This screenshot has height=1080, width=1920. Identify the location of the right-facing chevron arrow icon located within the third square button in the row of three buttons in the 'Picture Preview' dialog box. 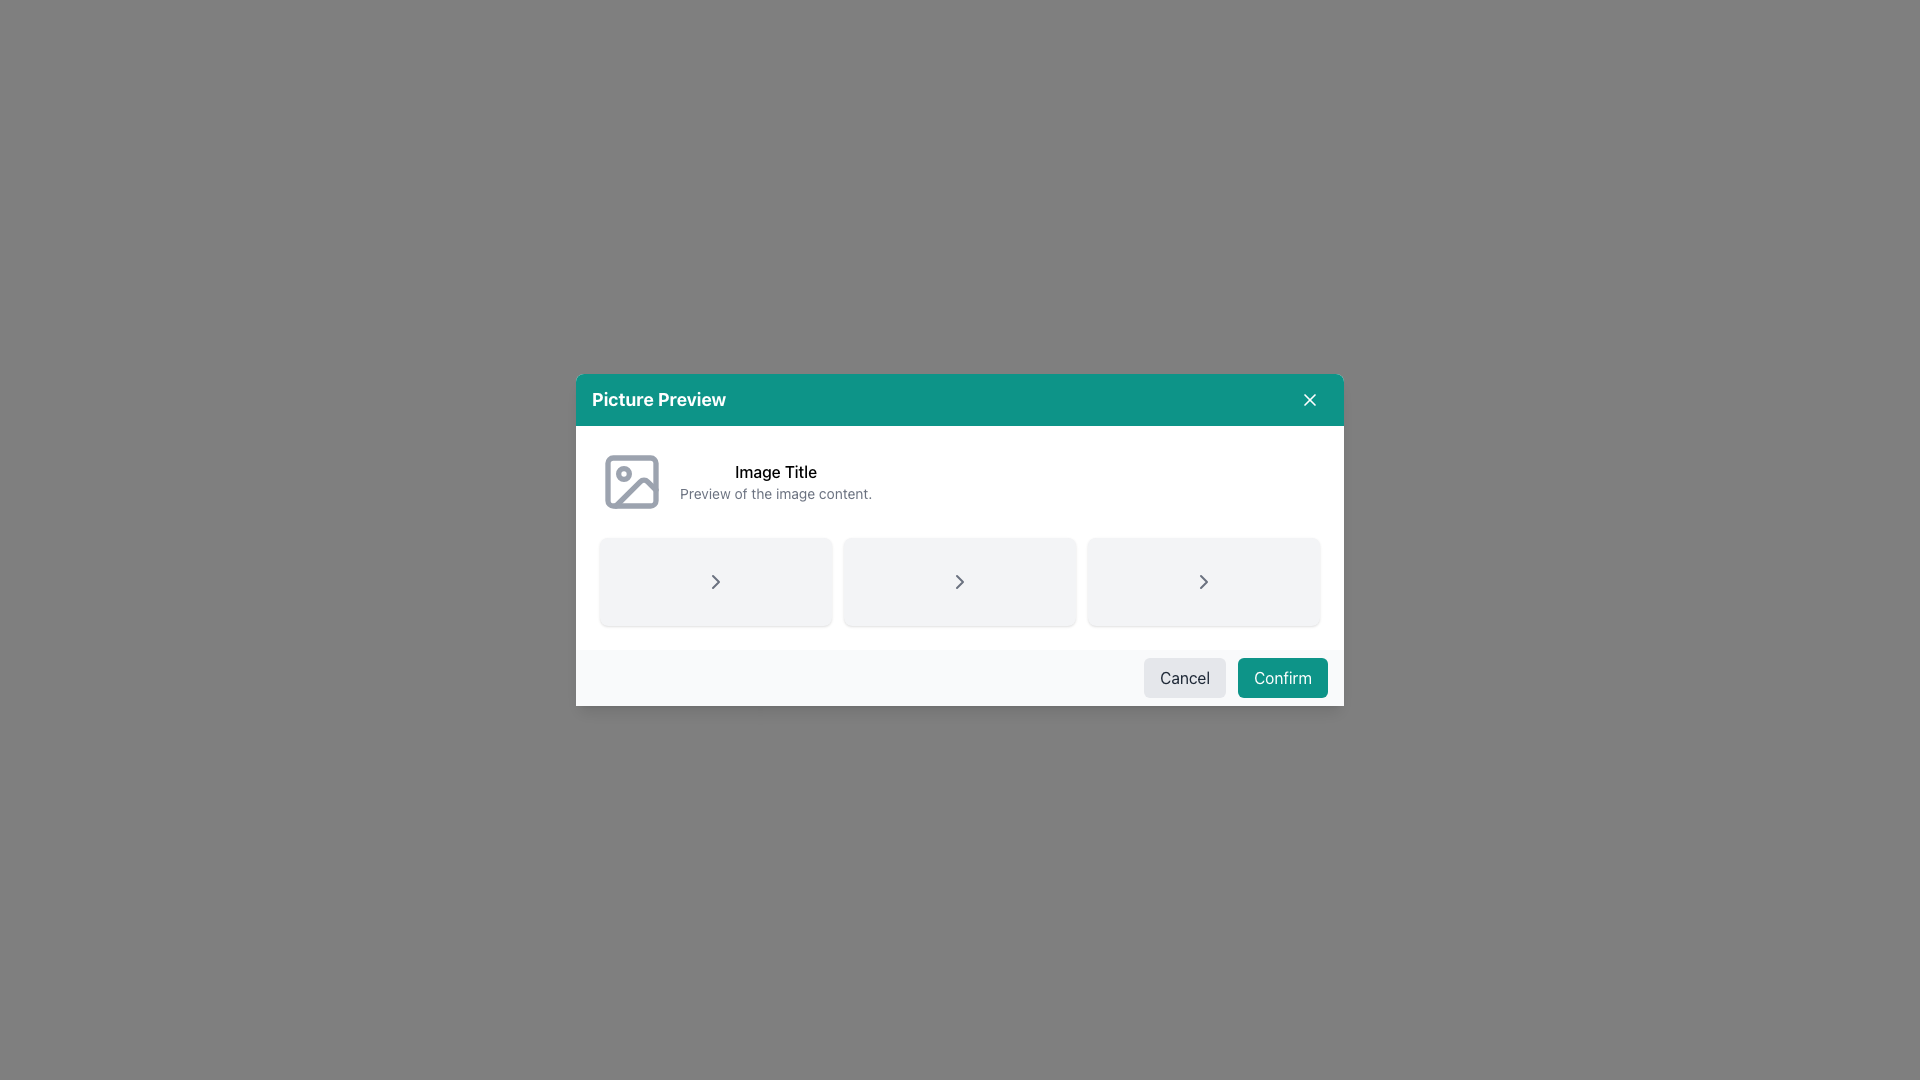
(1203, 582).